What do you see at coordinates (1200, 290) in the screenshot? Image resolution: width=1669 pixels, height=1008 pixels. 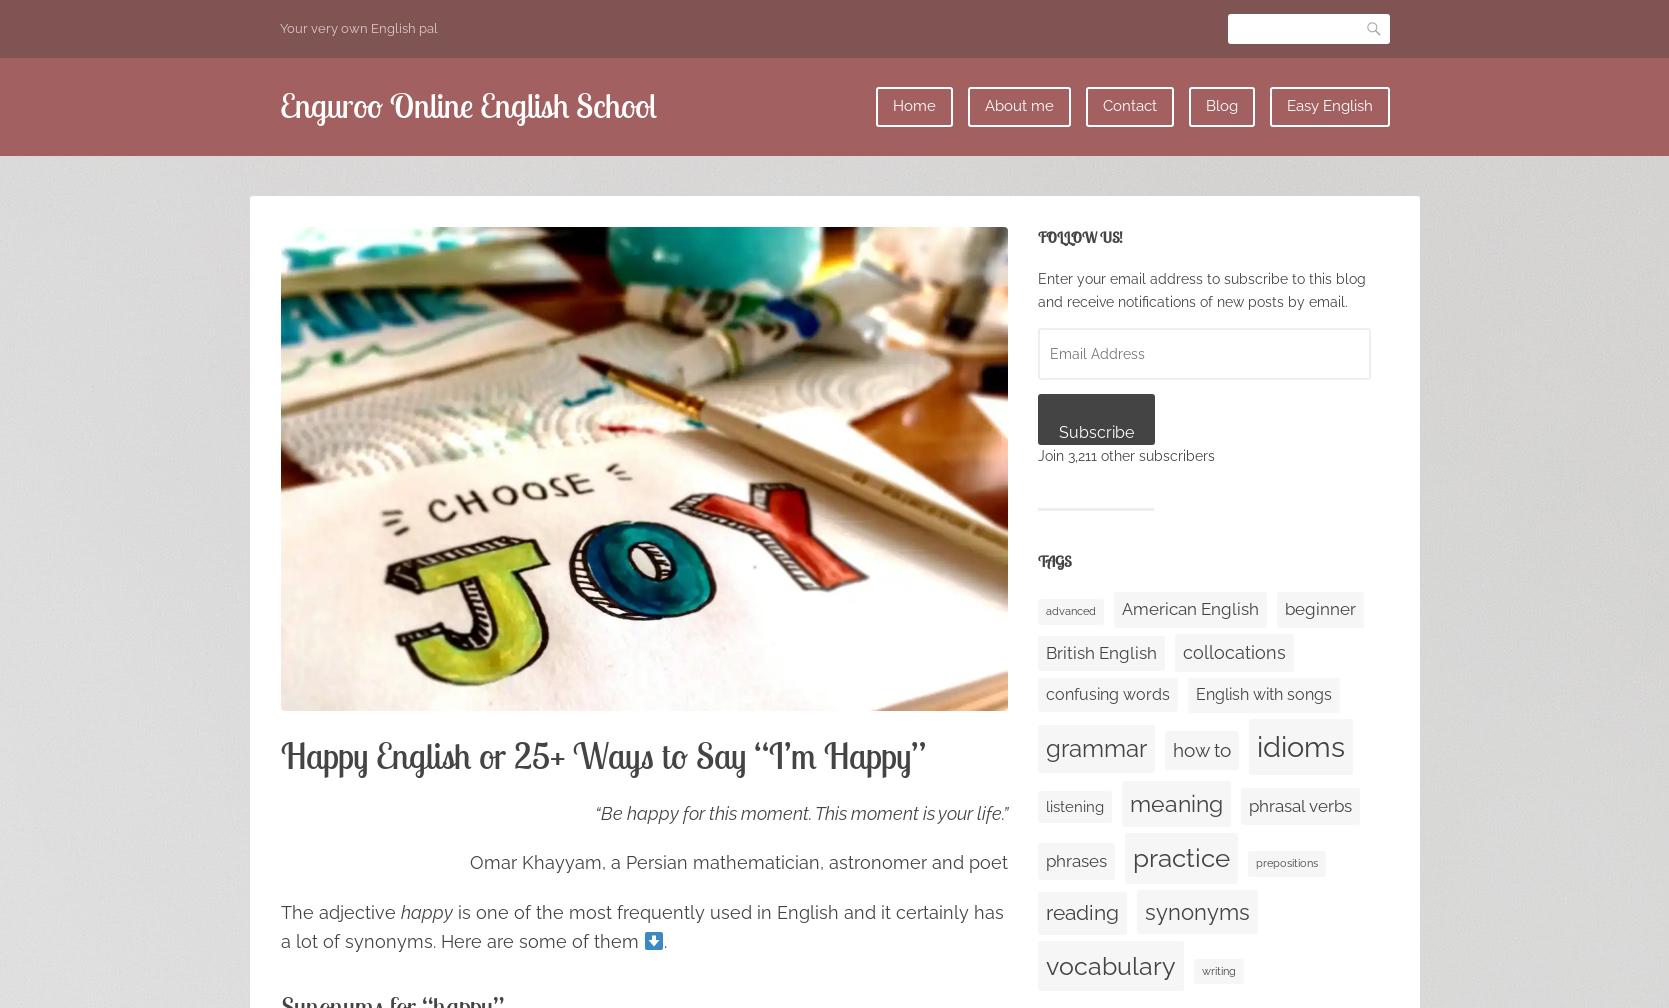 I see `'Enter your email address to subscribe to this blog and receive notifications of new posts by email.'` at bounding box center [1200, 290].